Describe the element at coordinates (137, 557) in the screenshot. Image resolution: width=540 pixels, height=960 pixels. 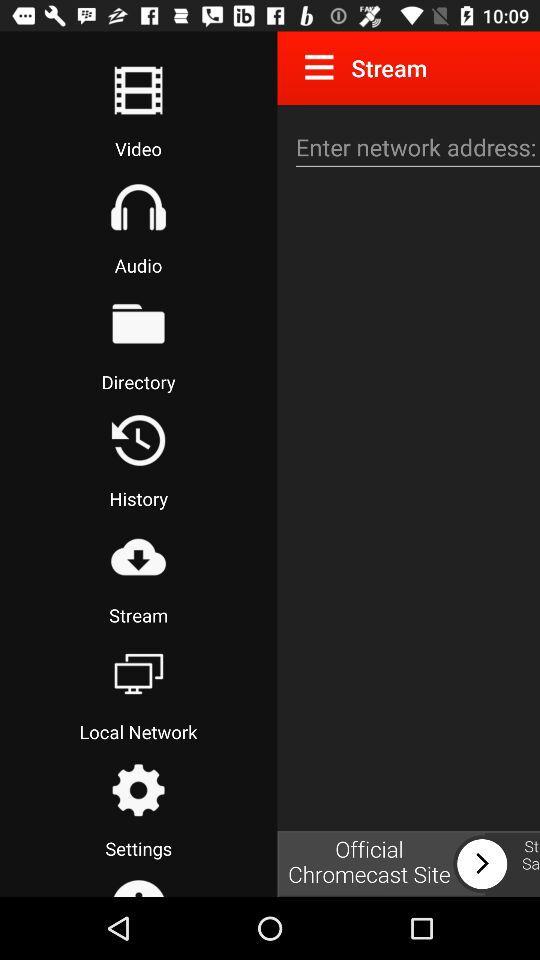
I see `stream button` at that location.